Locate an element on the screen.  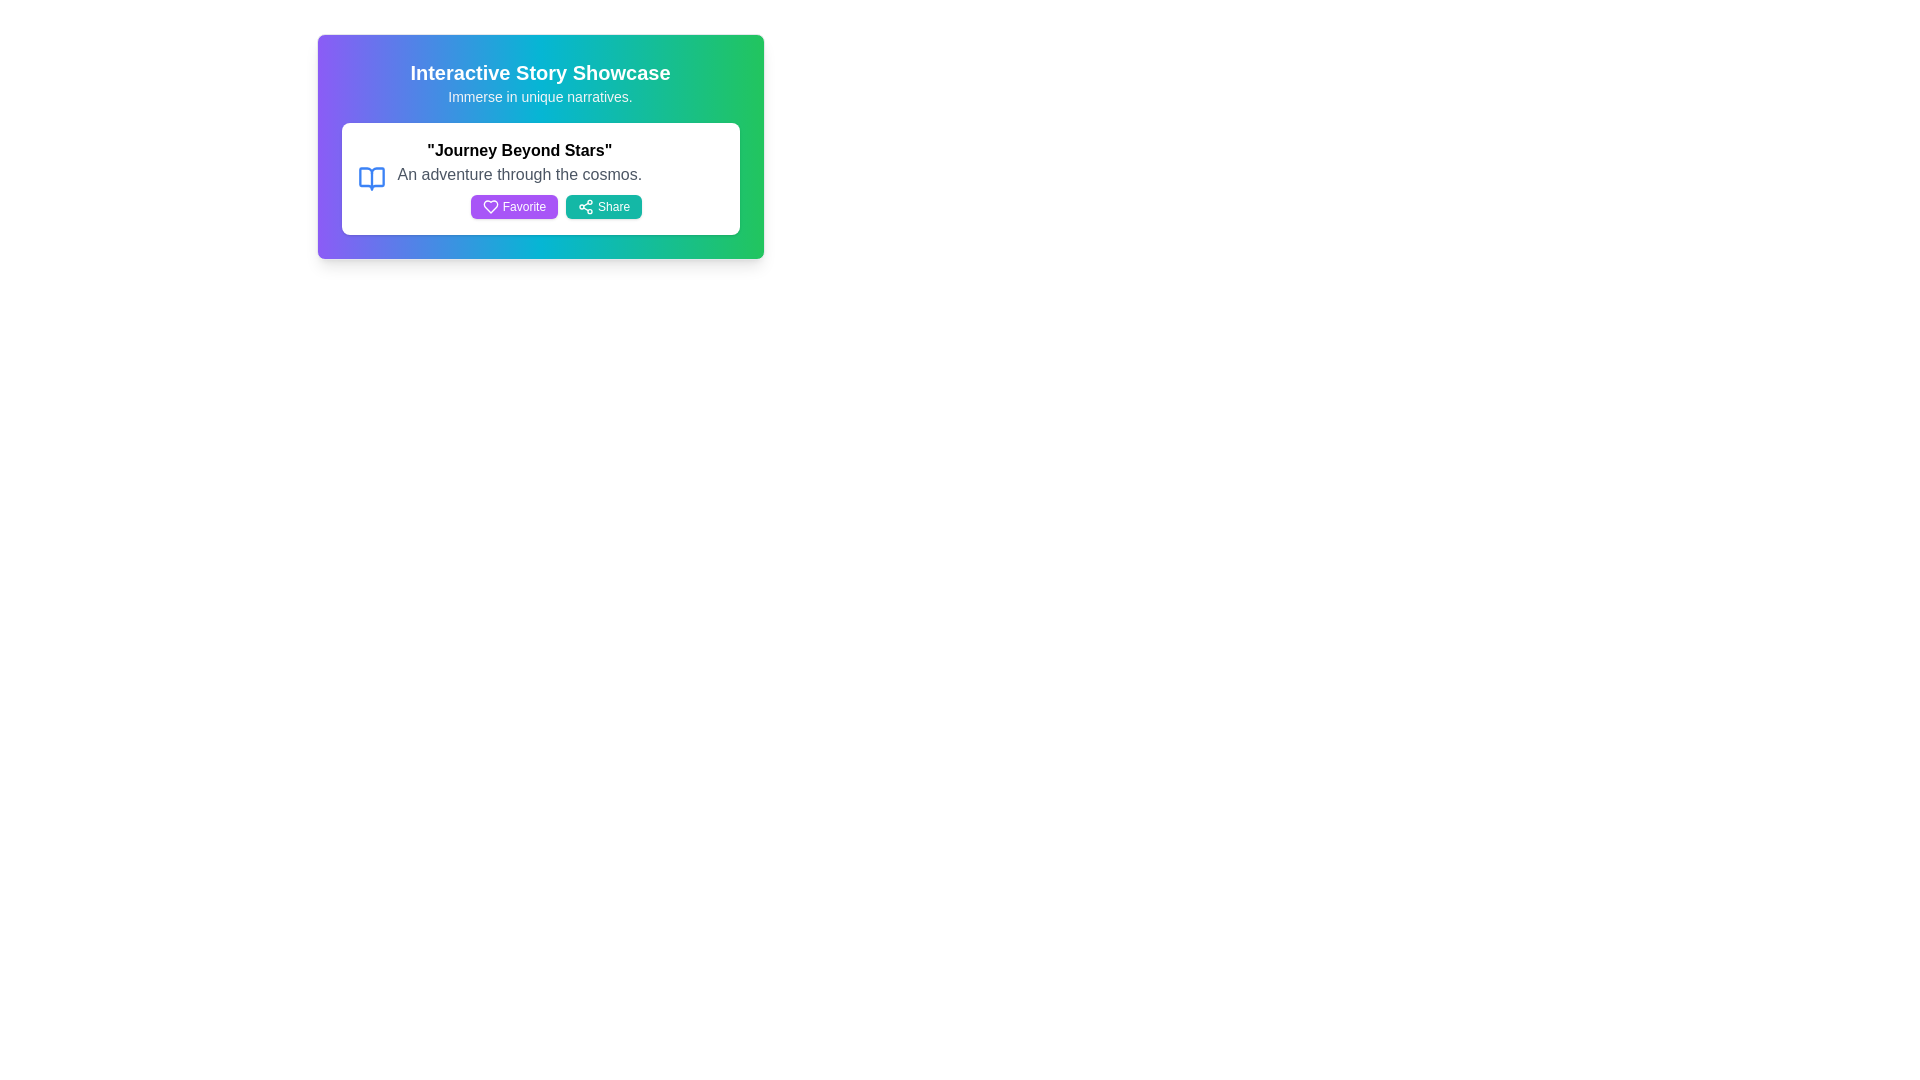
the bolded text displaying the title 'Journey Beyond Stars', which is located at the top of a content card with a gradient green and purple background is located at coordinates (519, 149).